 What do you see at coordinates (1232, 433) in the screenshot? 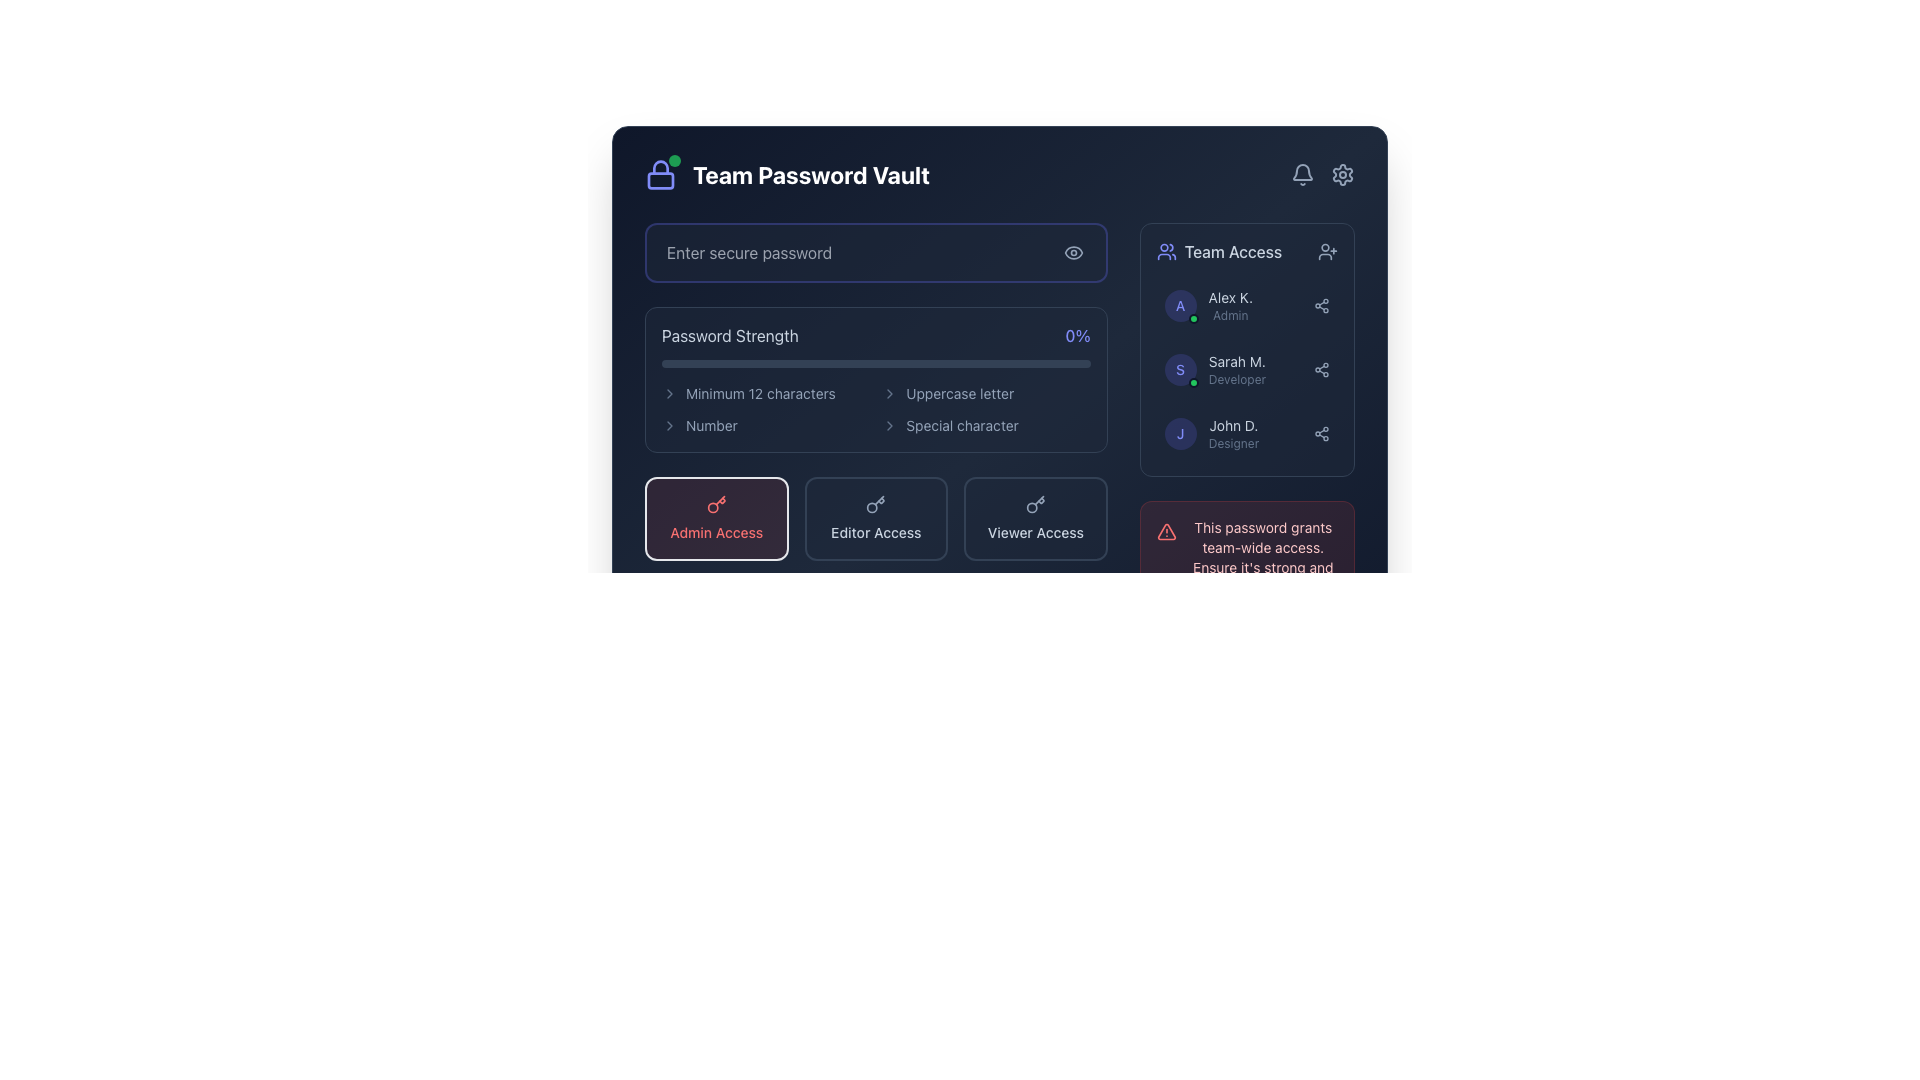
I see `the Label displaying 'John D. Designer' located under the 'Team Access' section, third in the list of team members` at bounding box center [1232, 433].